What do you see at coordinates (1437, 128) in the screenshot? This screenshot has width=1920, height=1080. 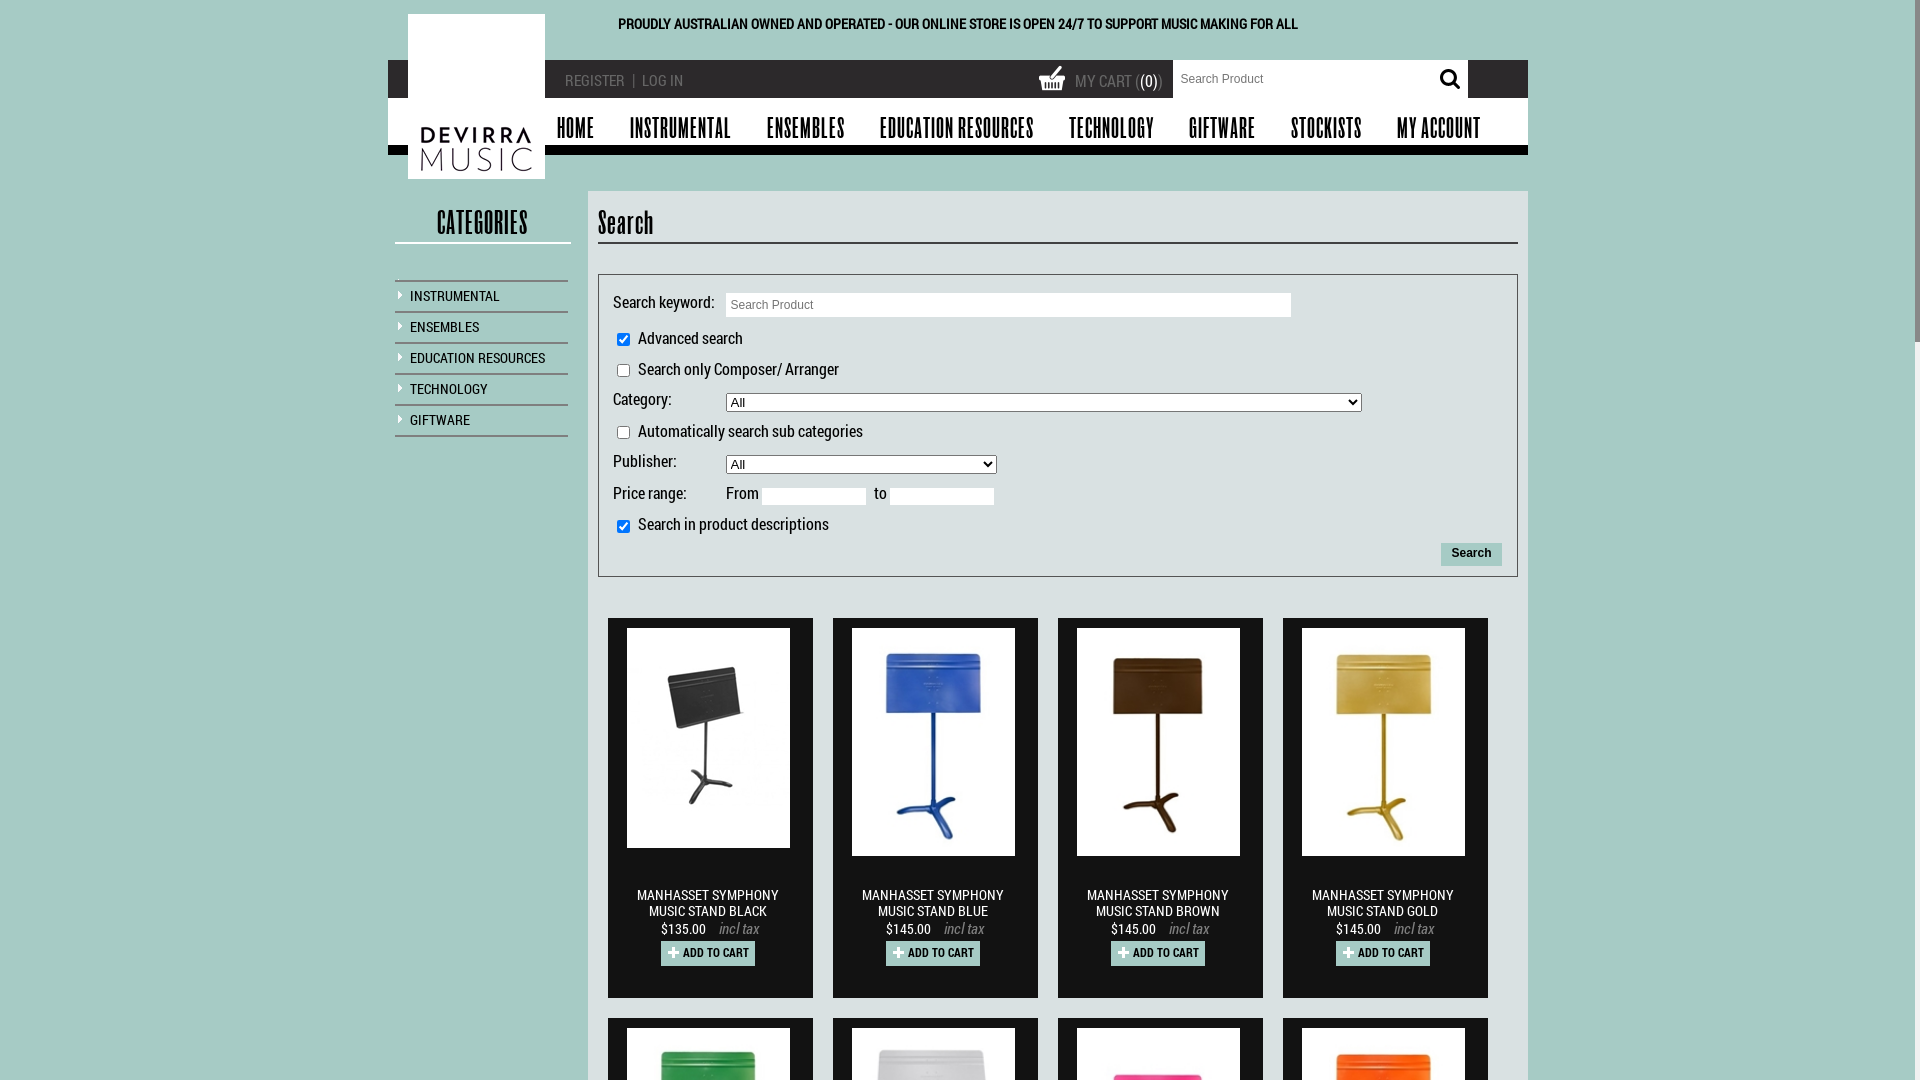 I see `'MY ACCOUNT'` at bounding box center [1437, 128].